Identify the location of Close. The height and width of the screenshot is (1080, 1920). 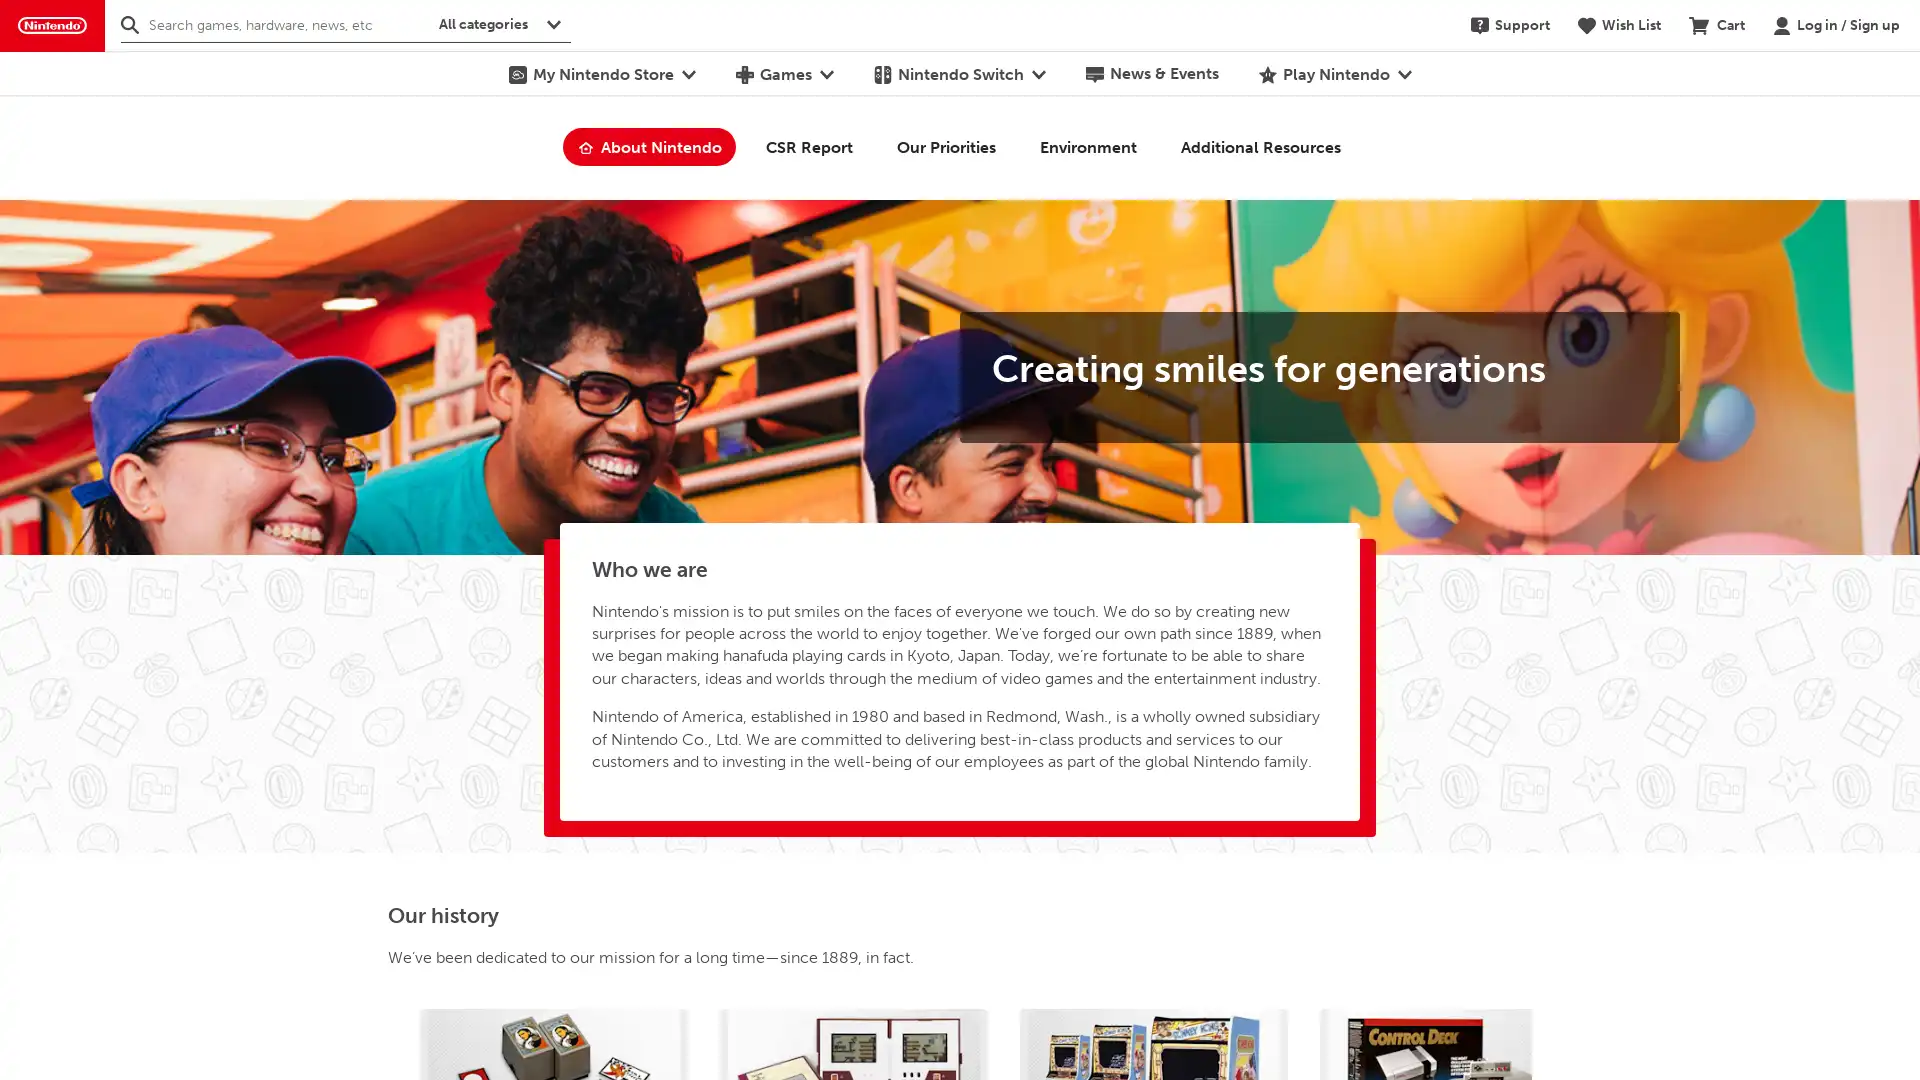
(1890, 116).